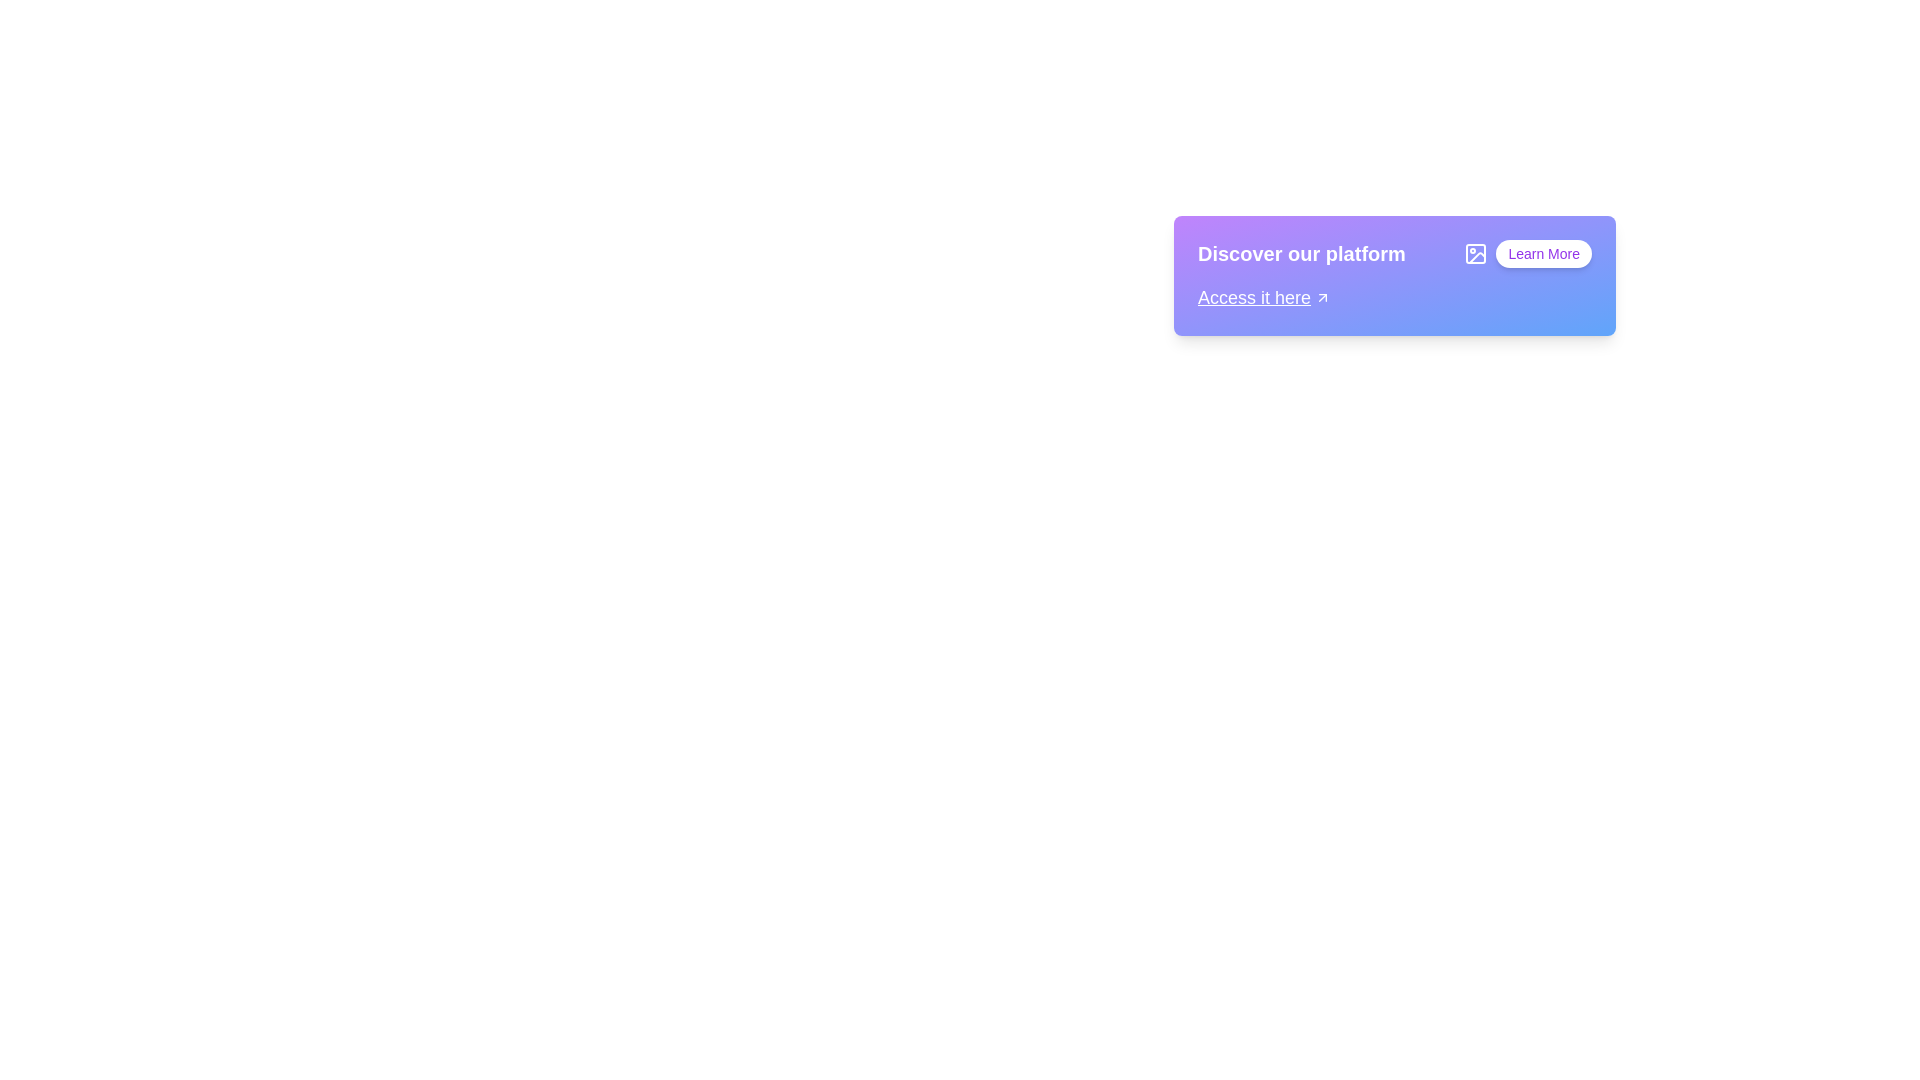 This screenshot has width=1920, height=1080. I want to click on the decorative icon that represents image-related content, which is positioned to the left of the 'Learn More' button, so click(1476, 253).